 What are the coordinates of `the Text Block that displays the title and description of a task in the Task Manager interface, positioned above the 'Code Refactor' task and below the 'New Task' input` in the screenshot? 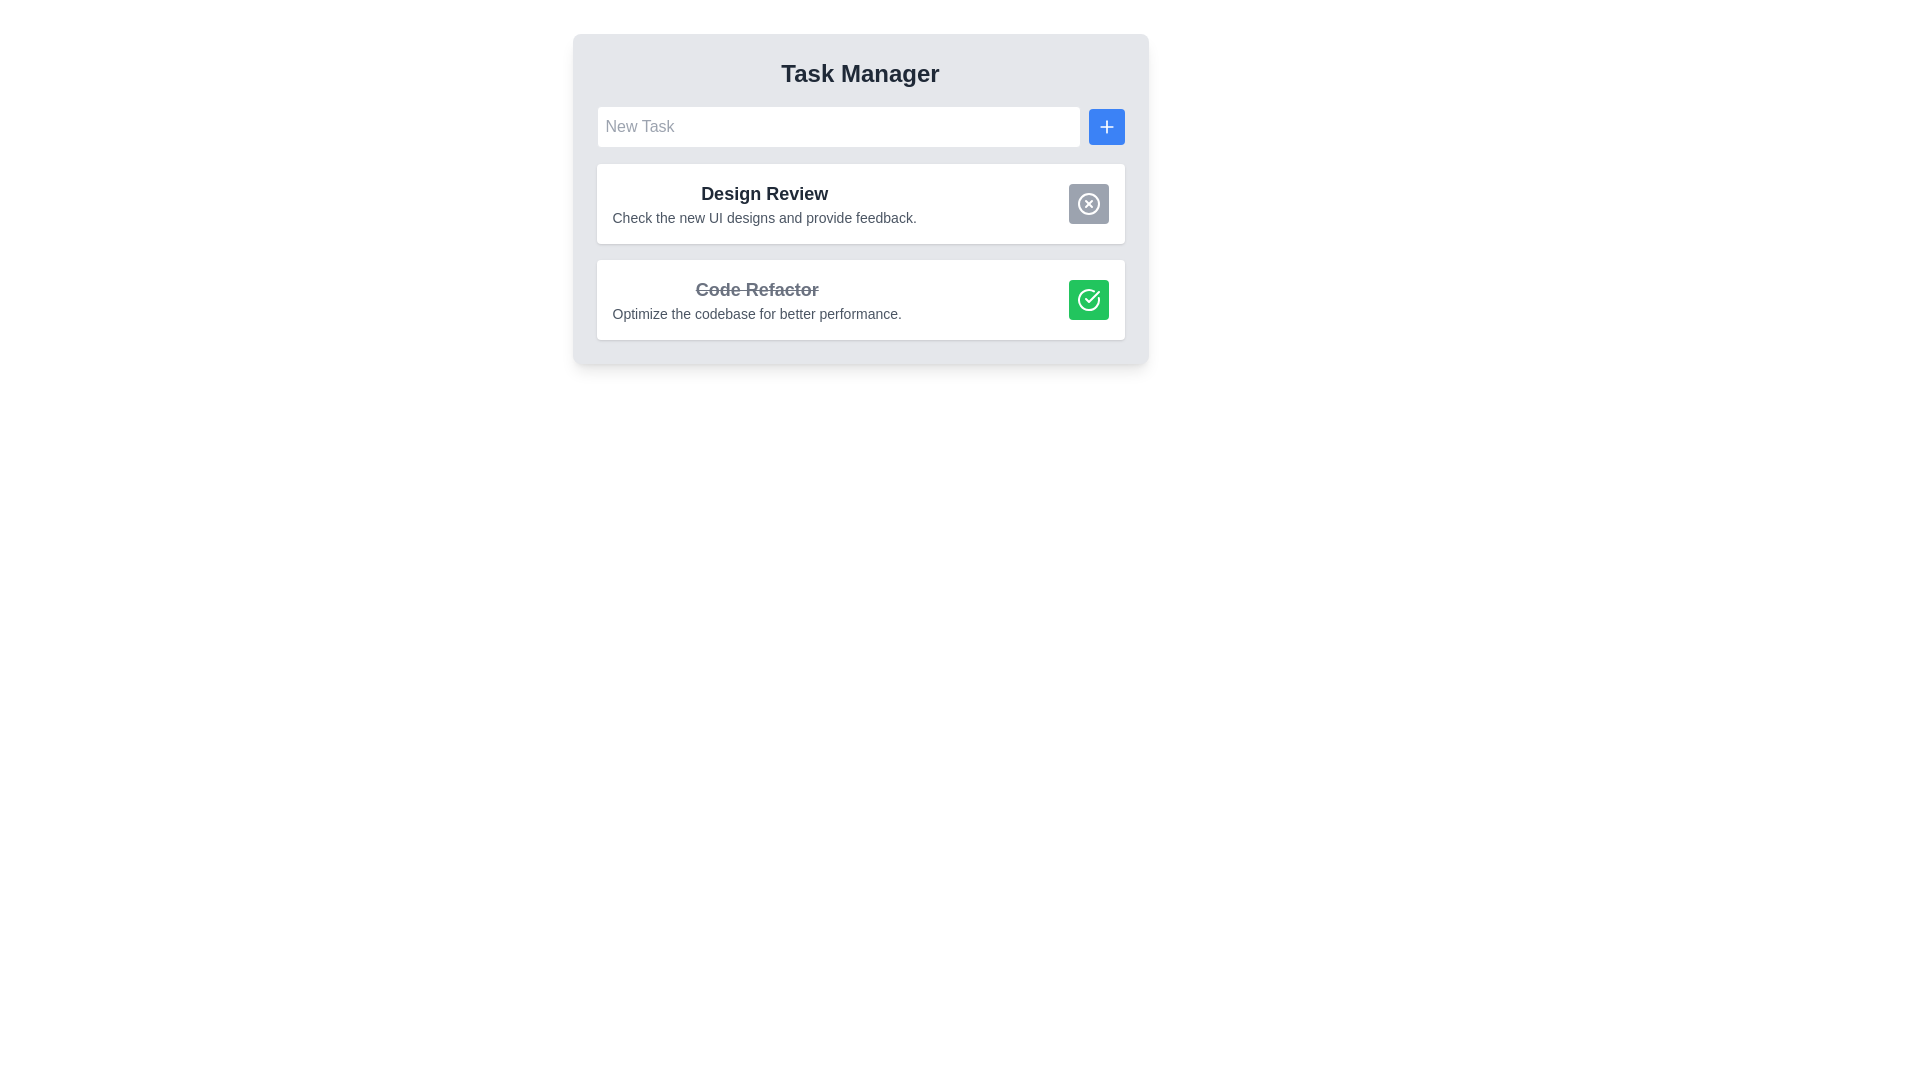 It's located at (763, 204).